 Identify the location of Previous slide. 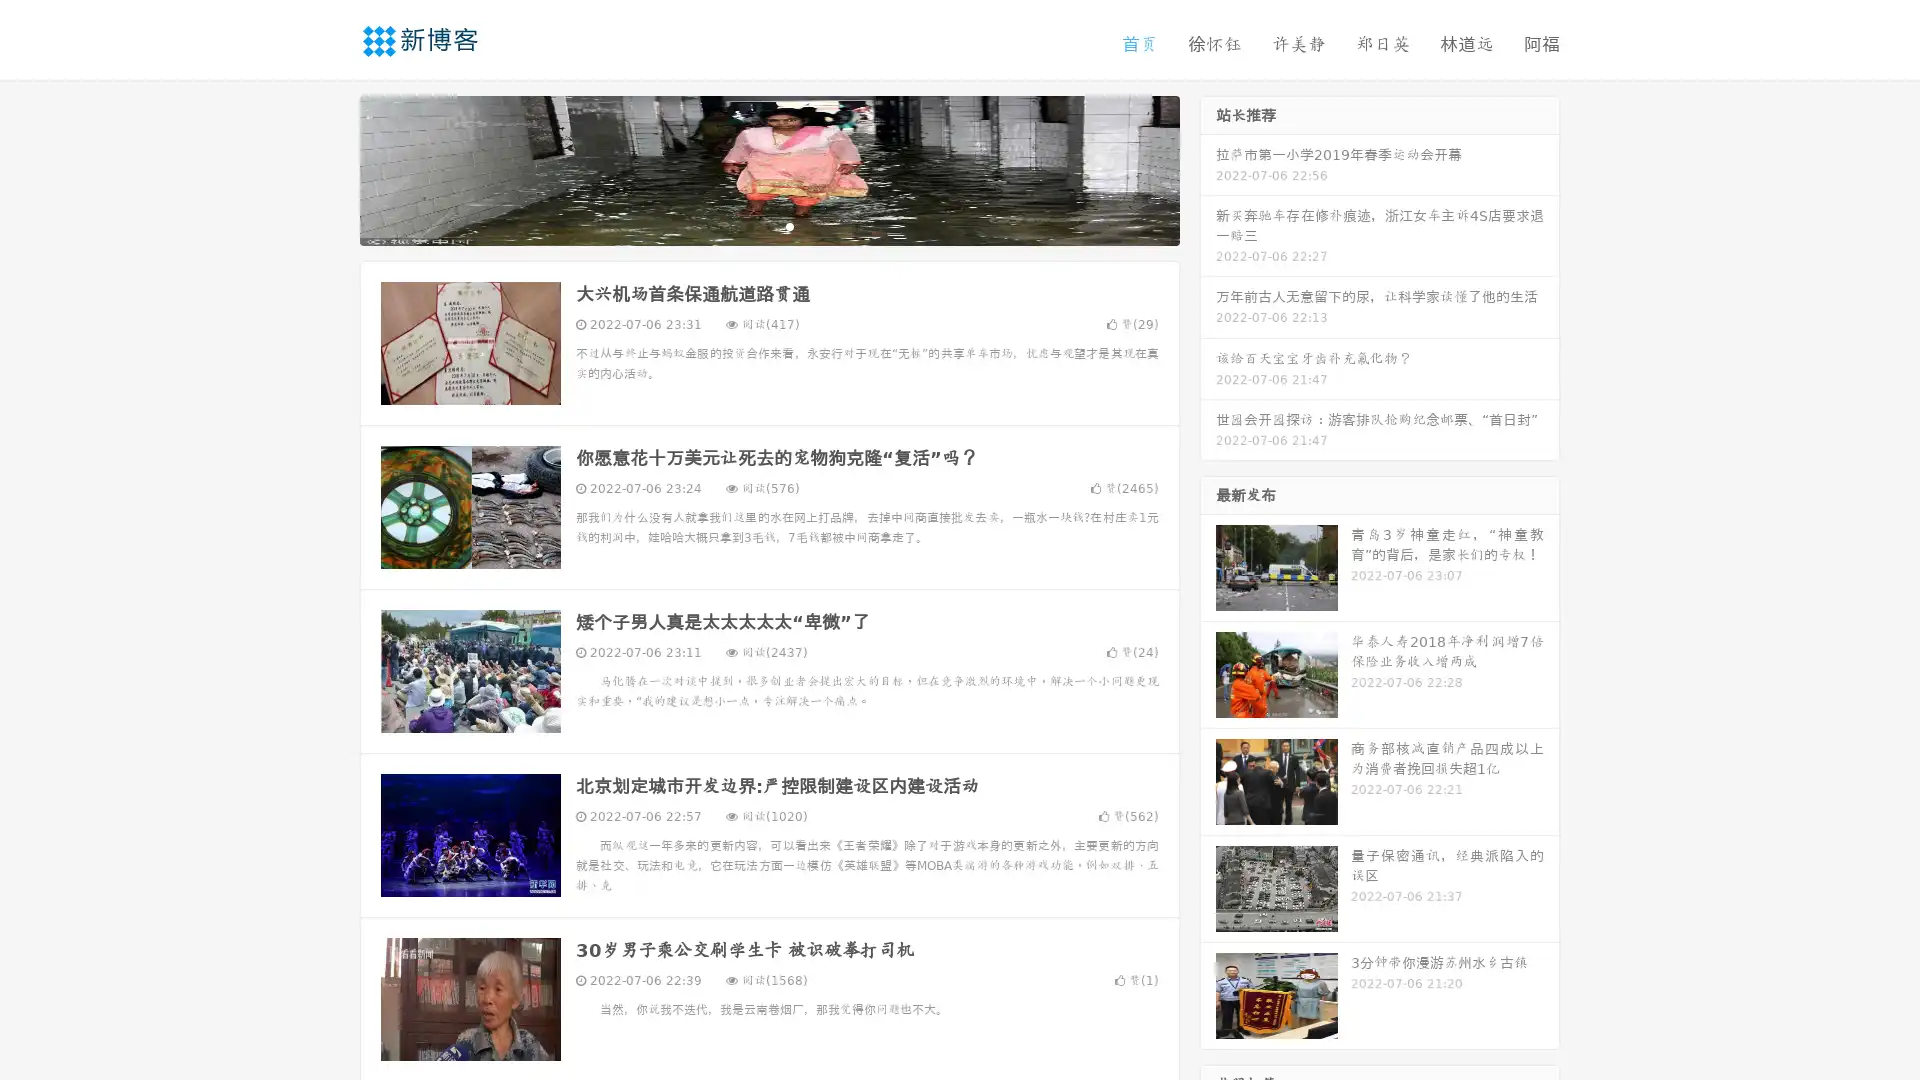
(330, 168).